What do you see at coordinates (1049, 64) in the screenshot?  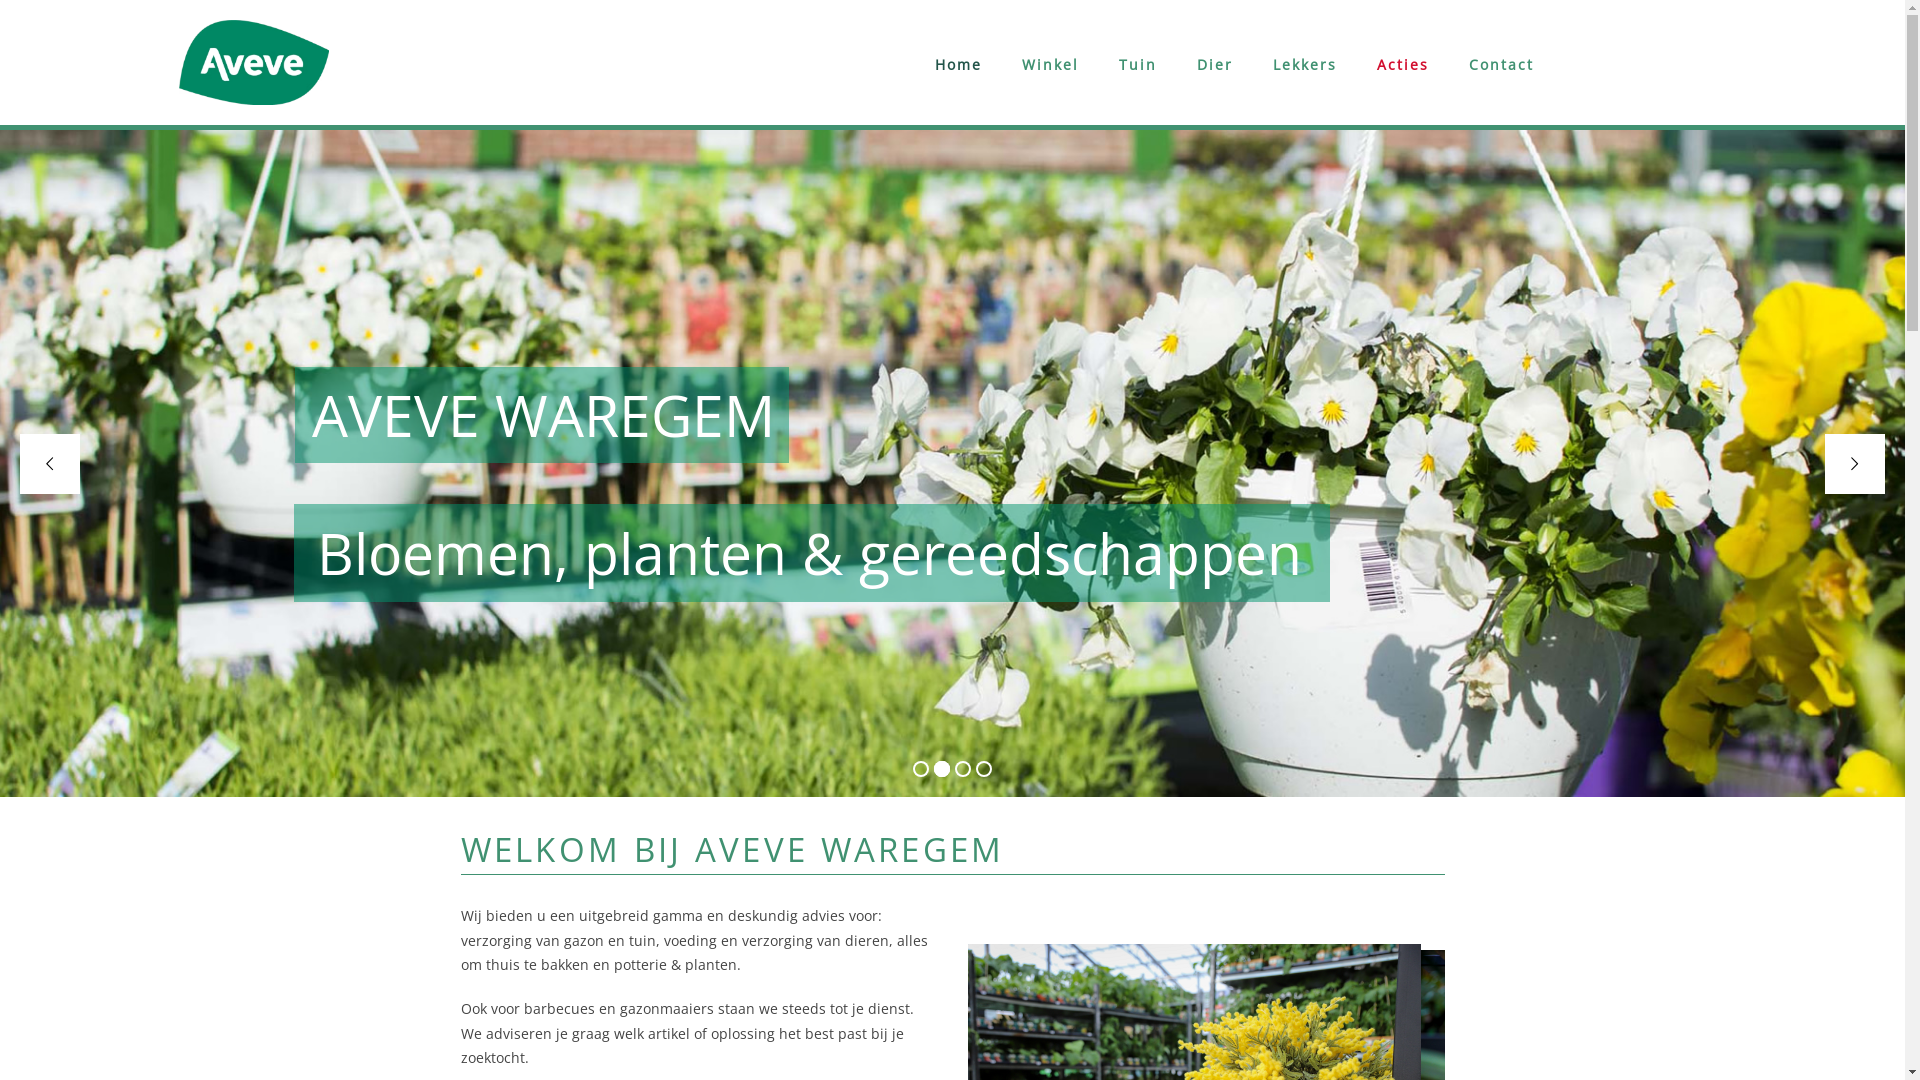 I see `'Winkel'` at bounding box center [1049, 64].